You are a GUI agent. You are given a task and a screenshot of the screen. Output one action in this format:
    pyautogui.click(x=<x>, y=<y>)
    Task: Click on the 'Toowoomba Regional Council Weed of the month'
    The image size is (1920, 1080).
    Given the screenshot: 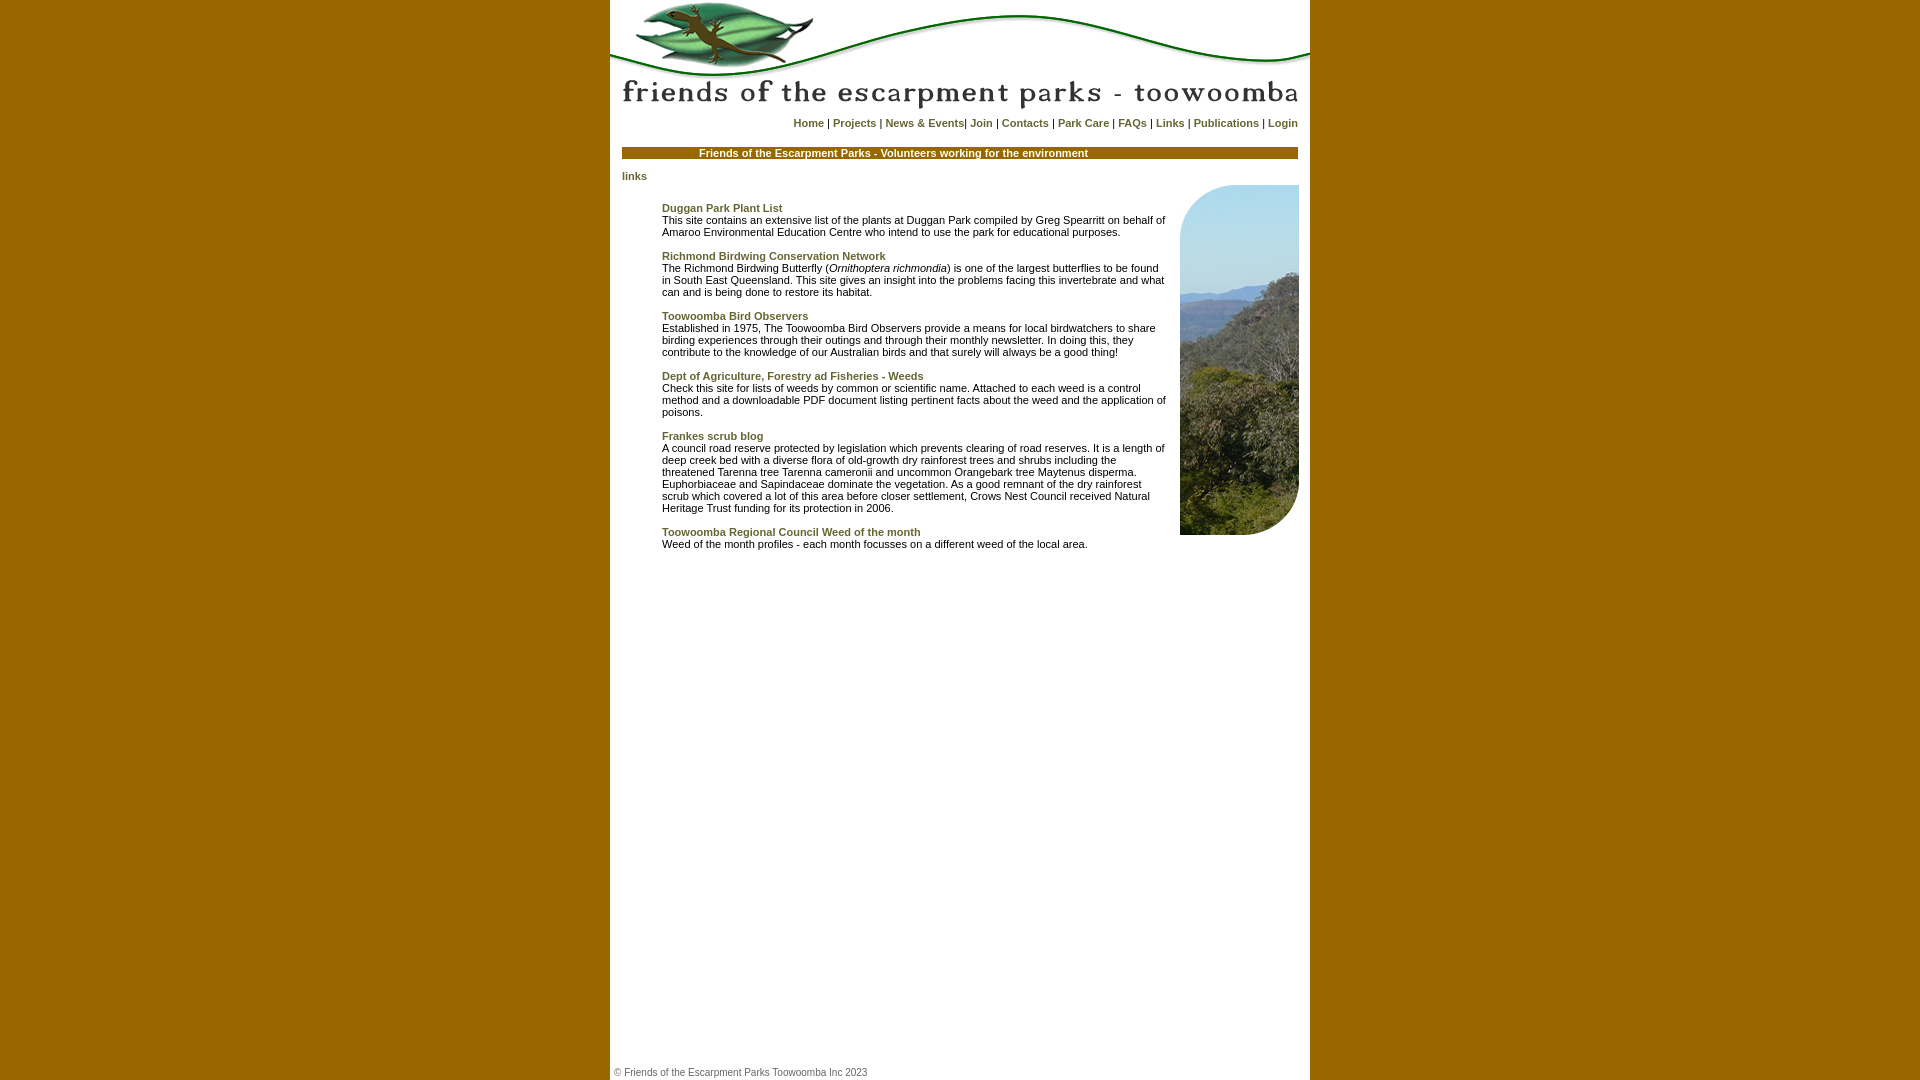 What is the action you would take?
    pyautogui.click(x=790, y=531)
    